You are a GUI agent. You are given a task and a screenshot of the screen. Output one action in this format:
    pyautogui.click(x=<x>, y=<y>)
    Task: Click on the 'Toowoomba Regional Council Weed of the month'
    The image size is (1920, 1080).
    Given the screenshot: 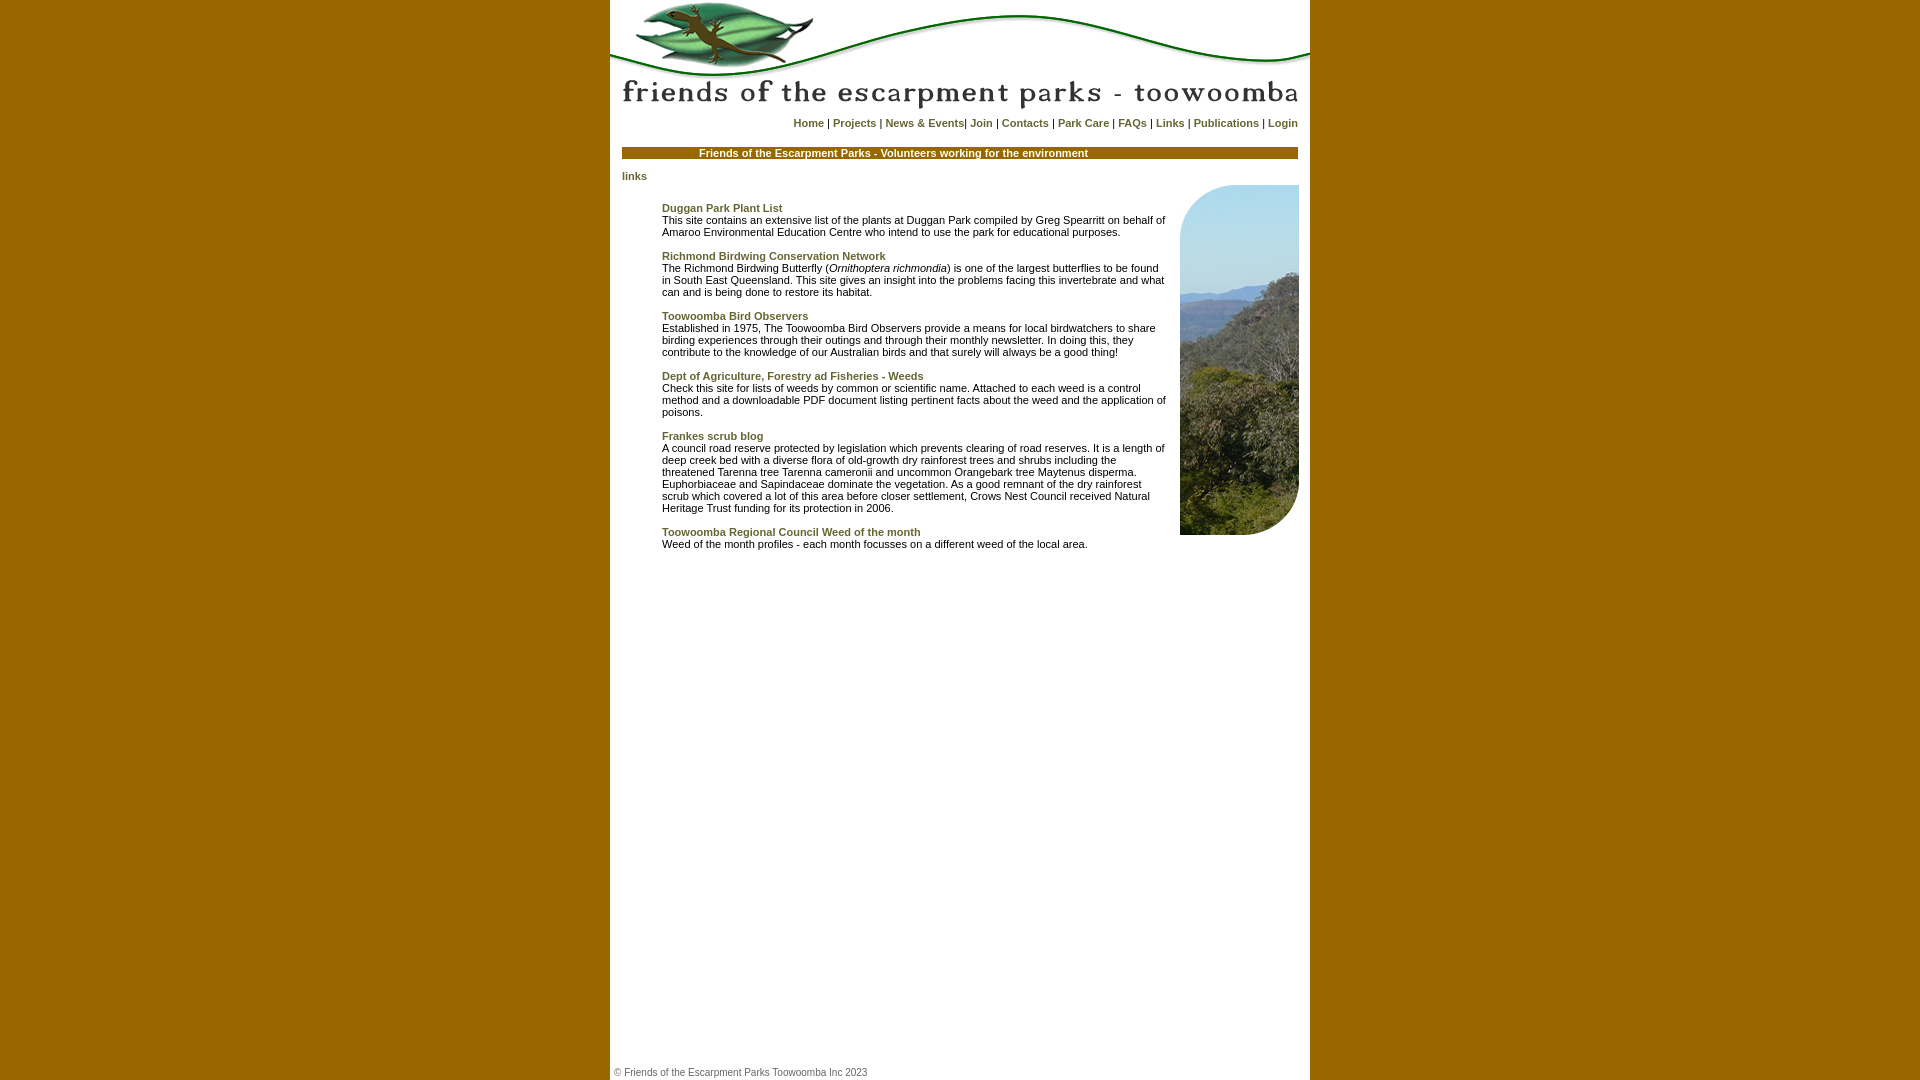 What is the action you would take?
    pyautogui.click(x=790, y=531)
    